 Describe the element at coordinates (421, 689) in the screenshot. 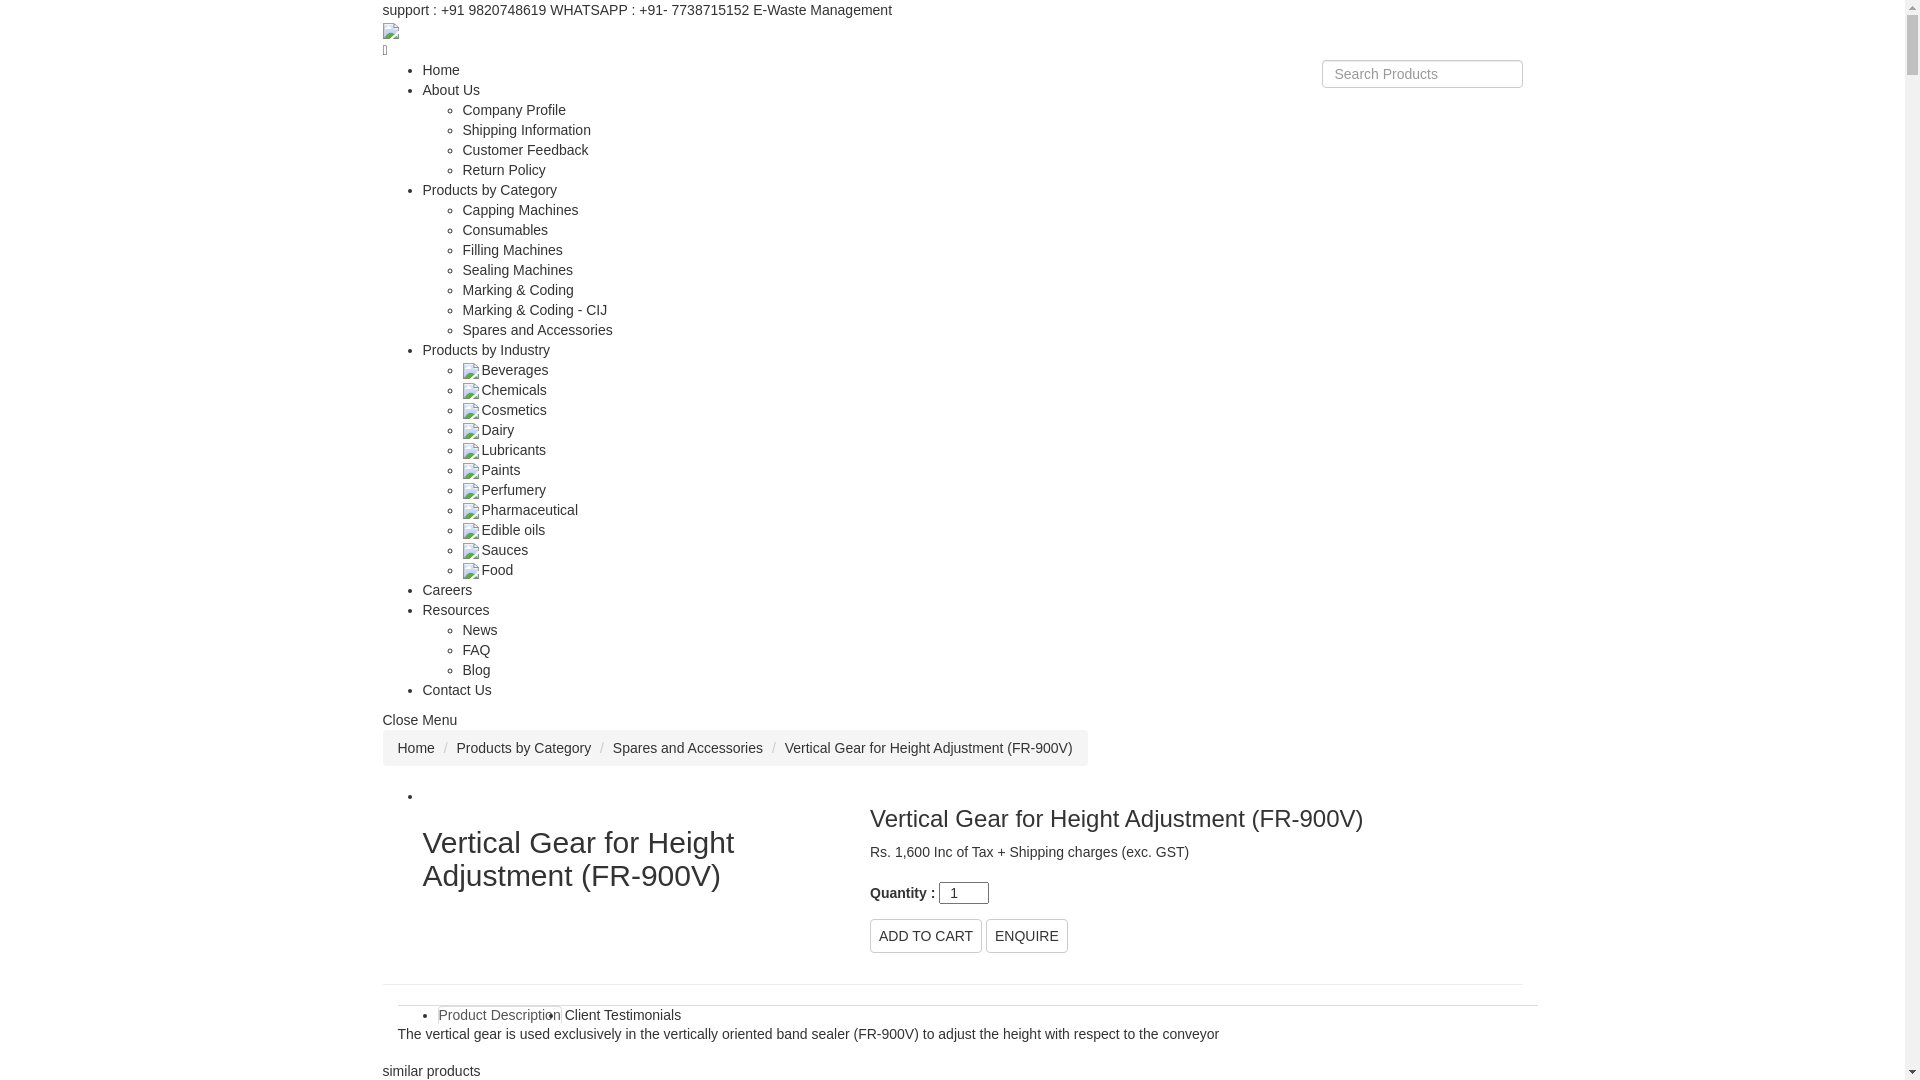

I see `'Contact Us'` at that location.